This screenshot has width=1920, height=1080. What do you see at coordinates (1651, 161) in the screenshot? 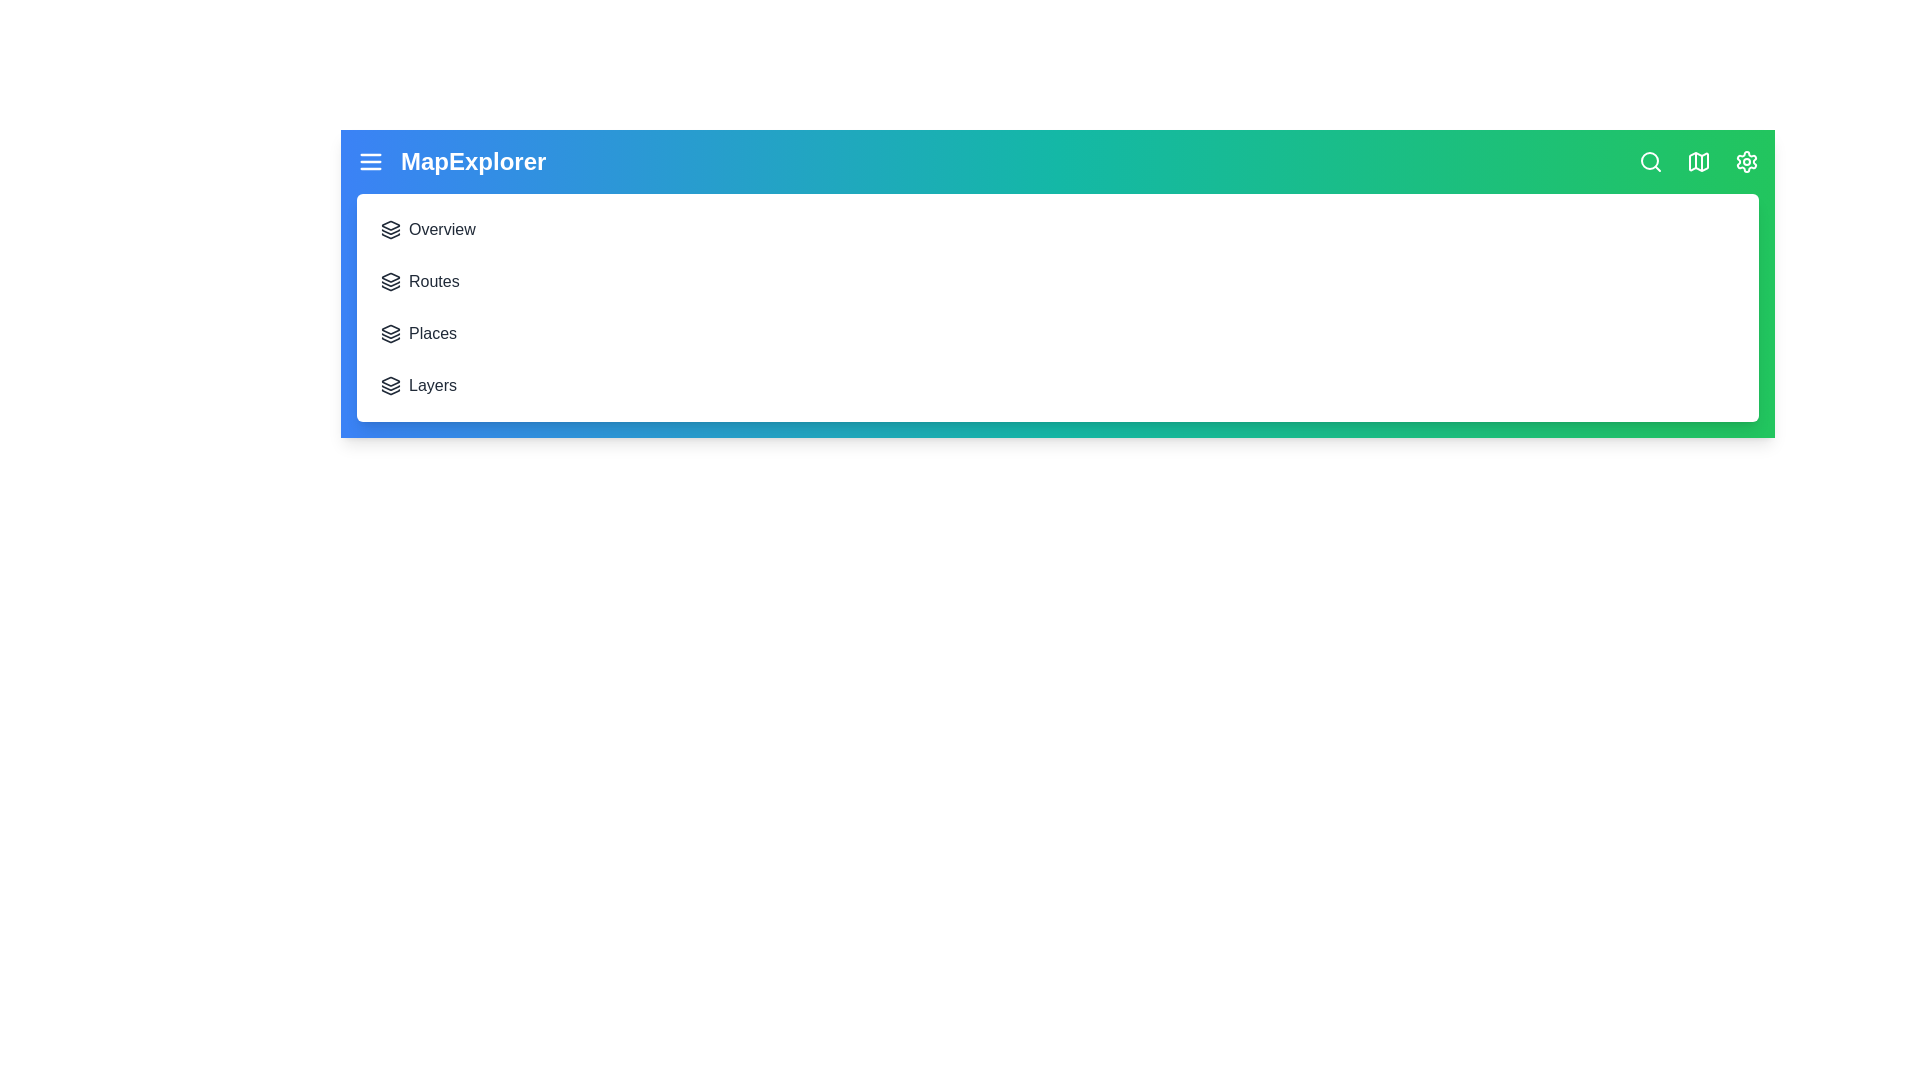
I see `the search icon to activate the search function` at bounding box center [1651, 161].